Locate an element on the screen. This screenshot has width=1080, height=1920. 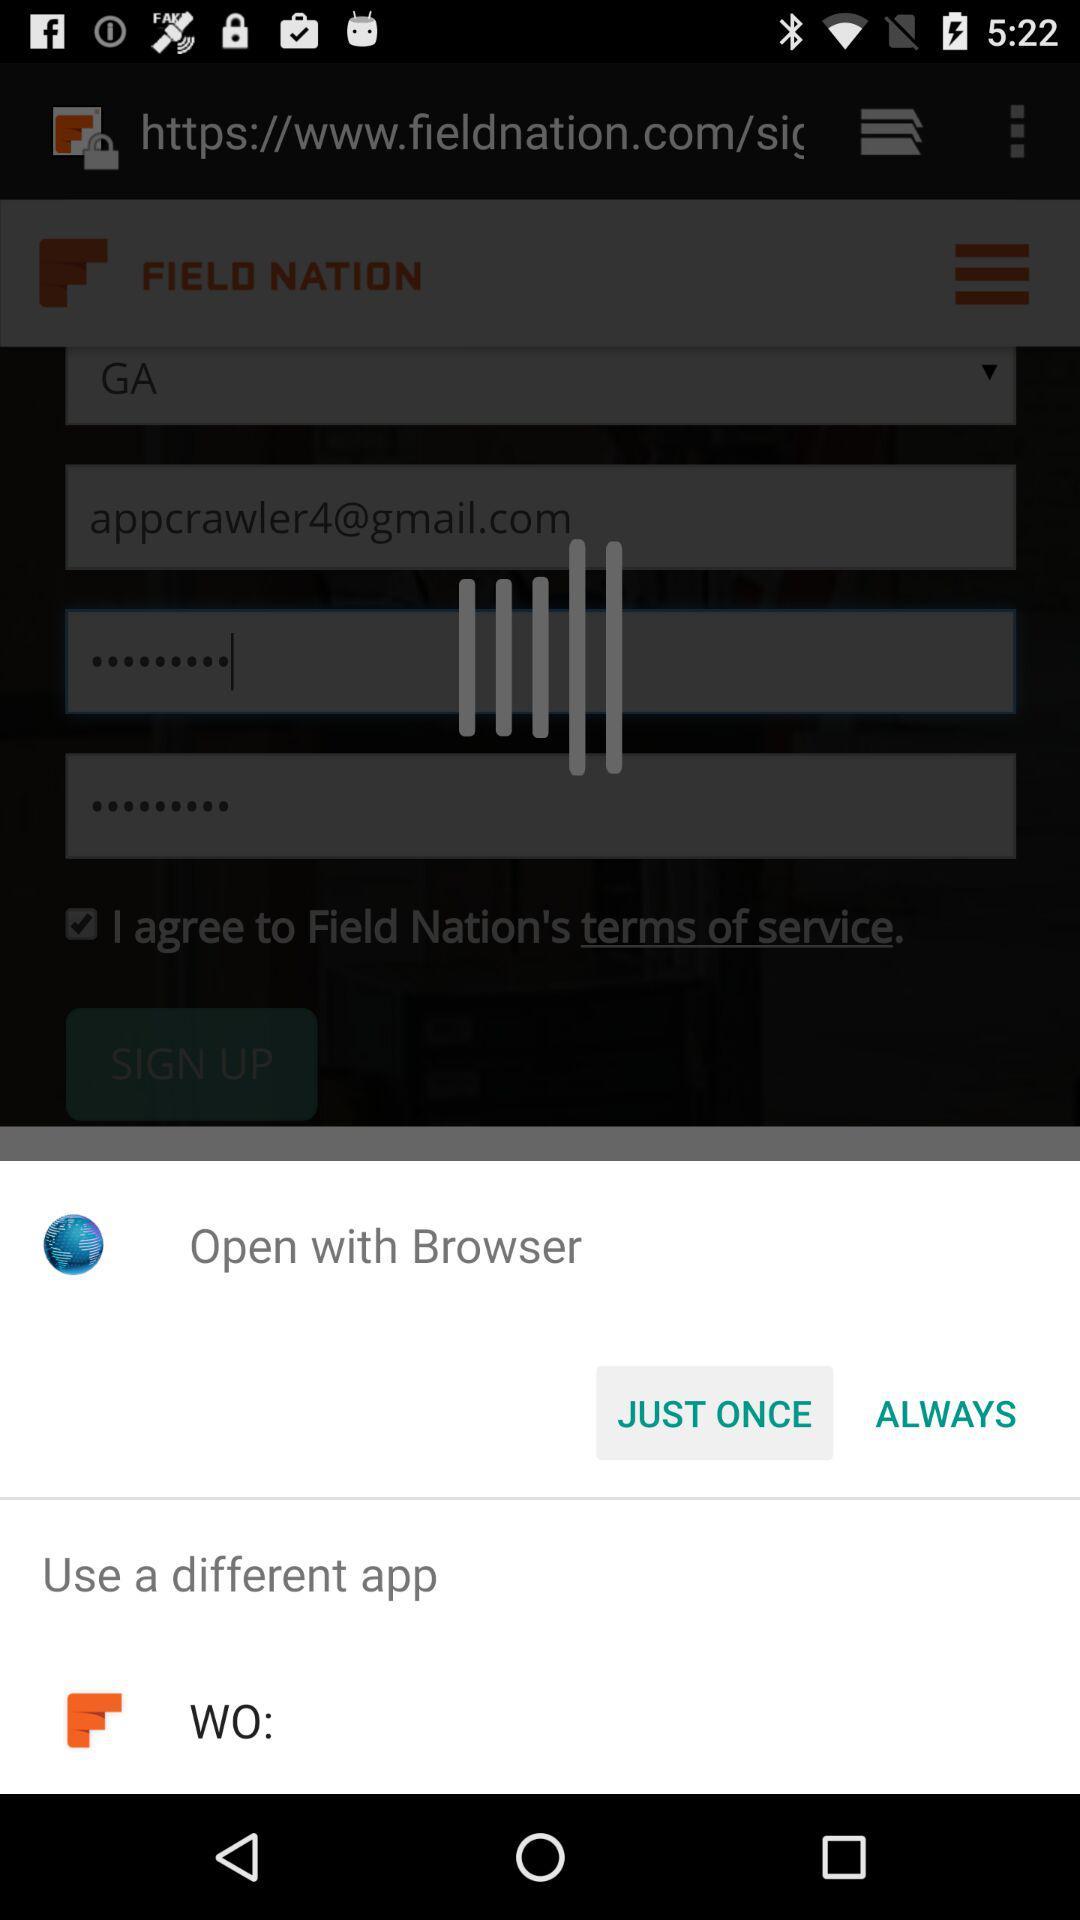
icon below the open with browser icon is located at coordinates (945, 1411).